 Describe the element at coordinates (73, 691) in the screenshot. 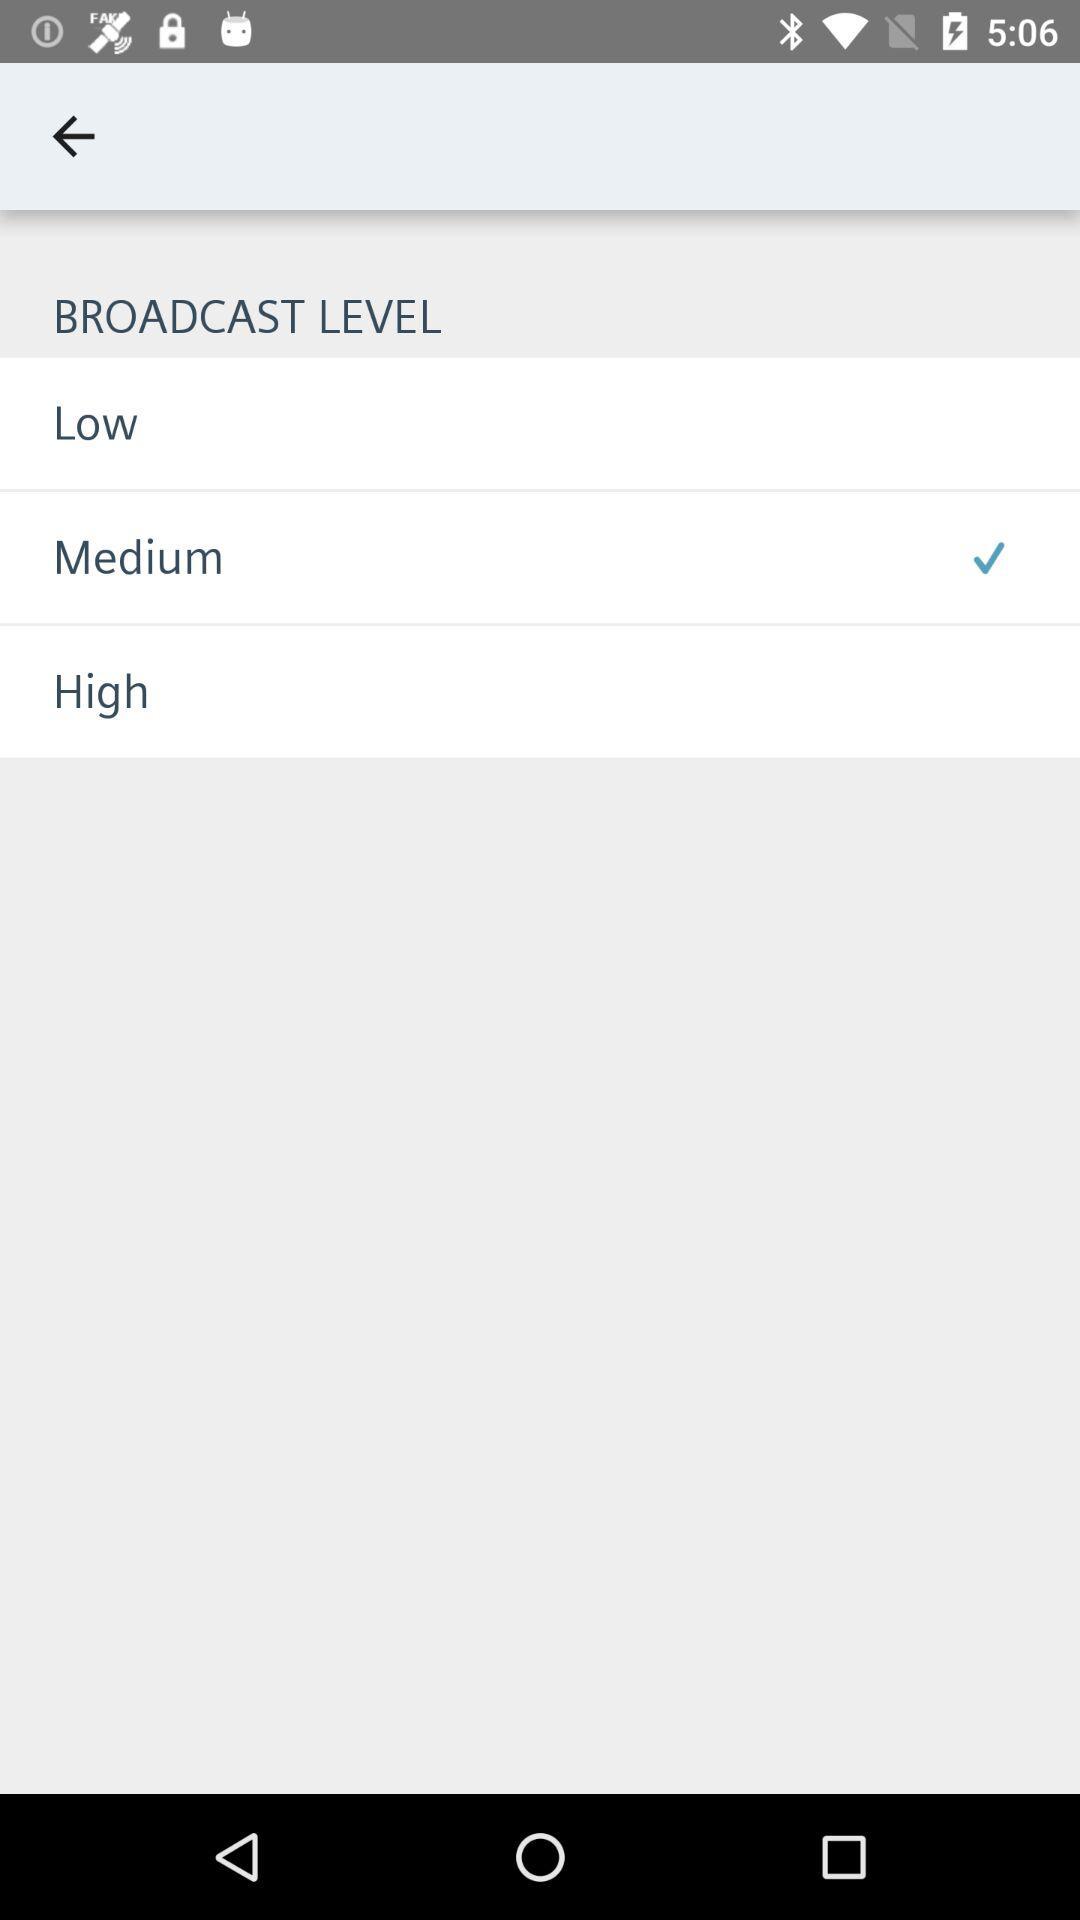

I see `item on the left` at that location.